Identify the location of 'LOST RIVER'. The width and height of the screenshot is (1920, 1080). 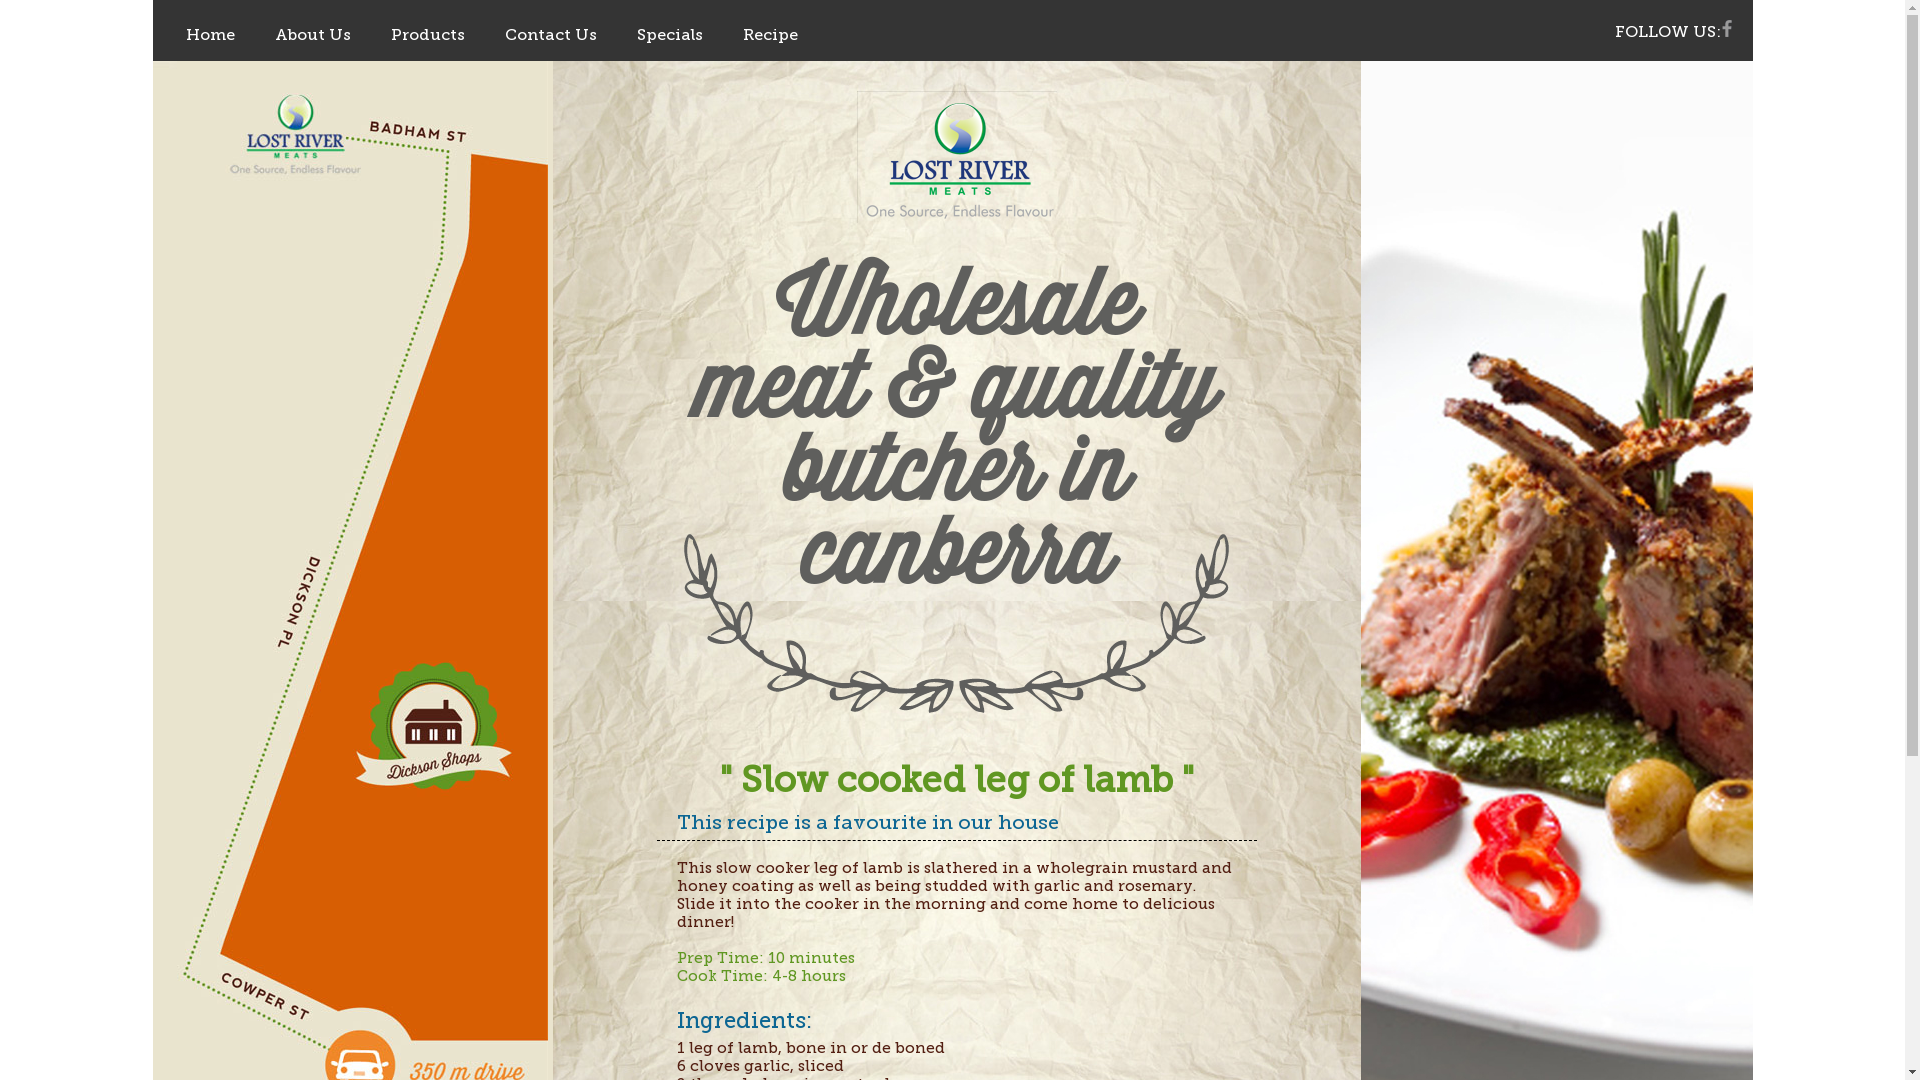
(954, 156).